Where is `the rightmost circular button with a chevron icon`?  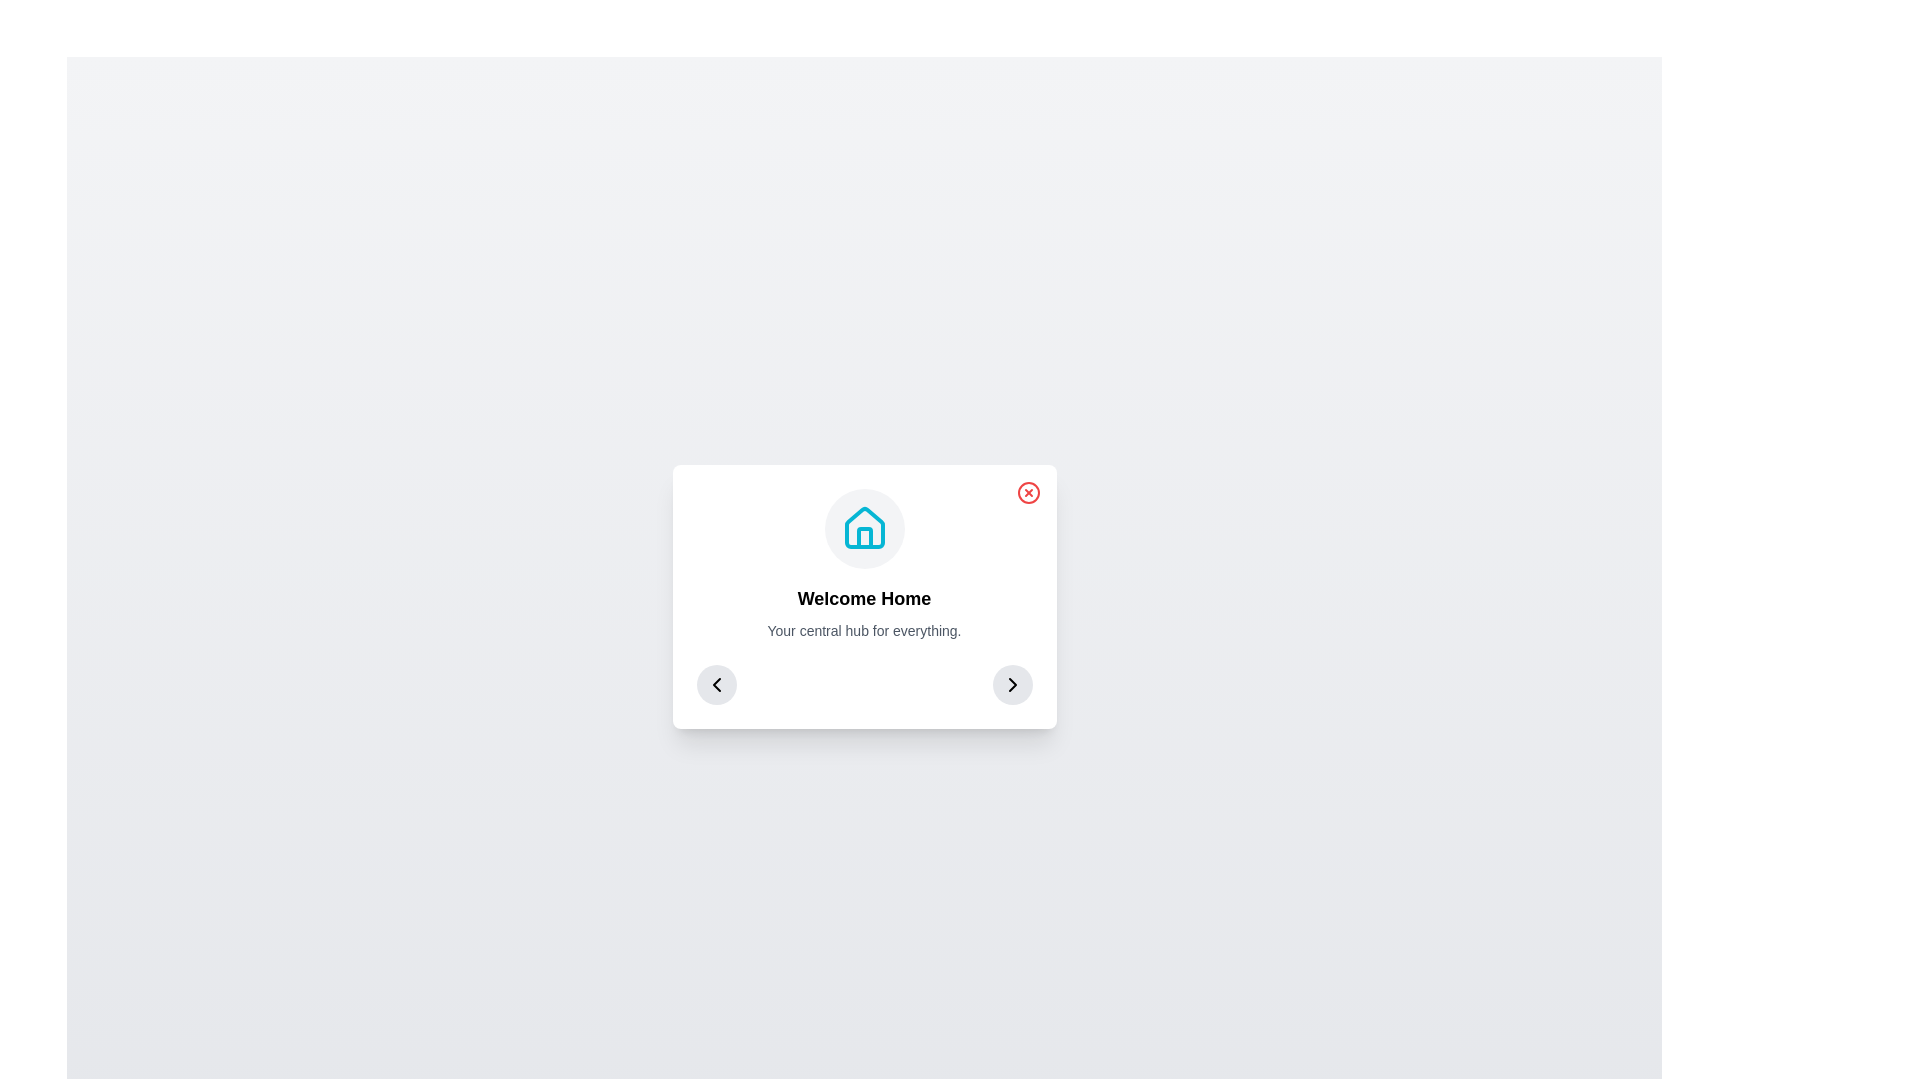
the rightmost circular button with a chevron icon is located at coordinates (1012, 684).